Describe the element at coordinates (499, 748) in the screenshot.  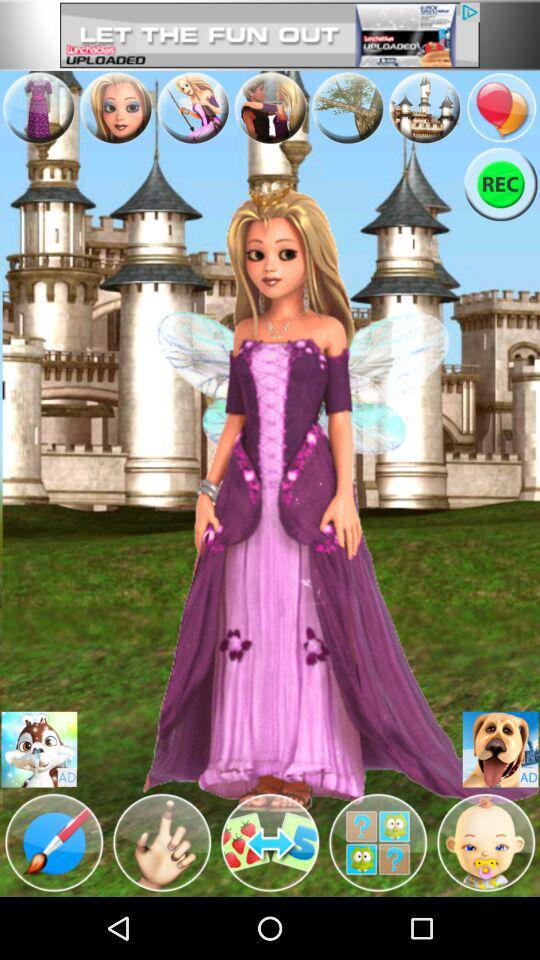
I see `this is an advertisement` at that location.